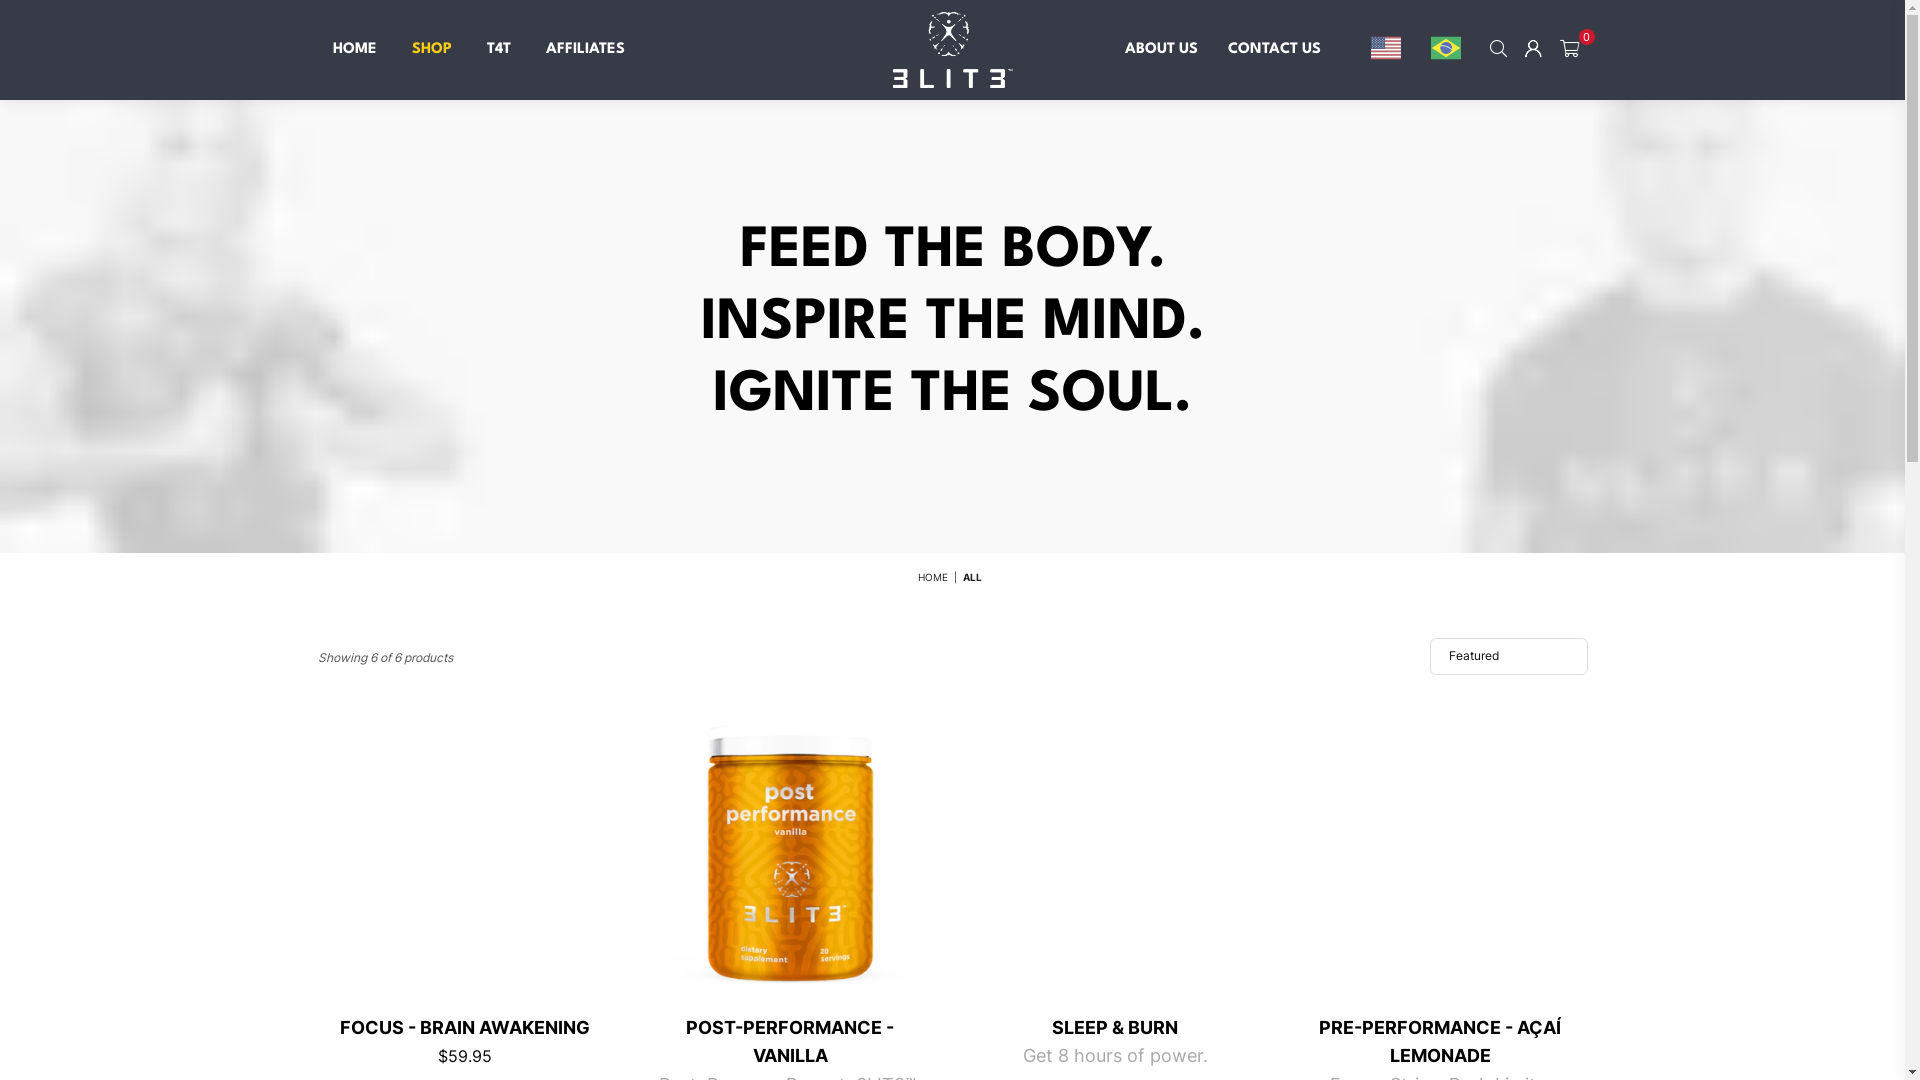 The width and height of the screenshot is (1920, 1080). What do you see at coordinates (1108, 49) in the screenshot?
I see `'ABOUT US'` at bounding box center [1108, 49].